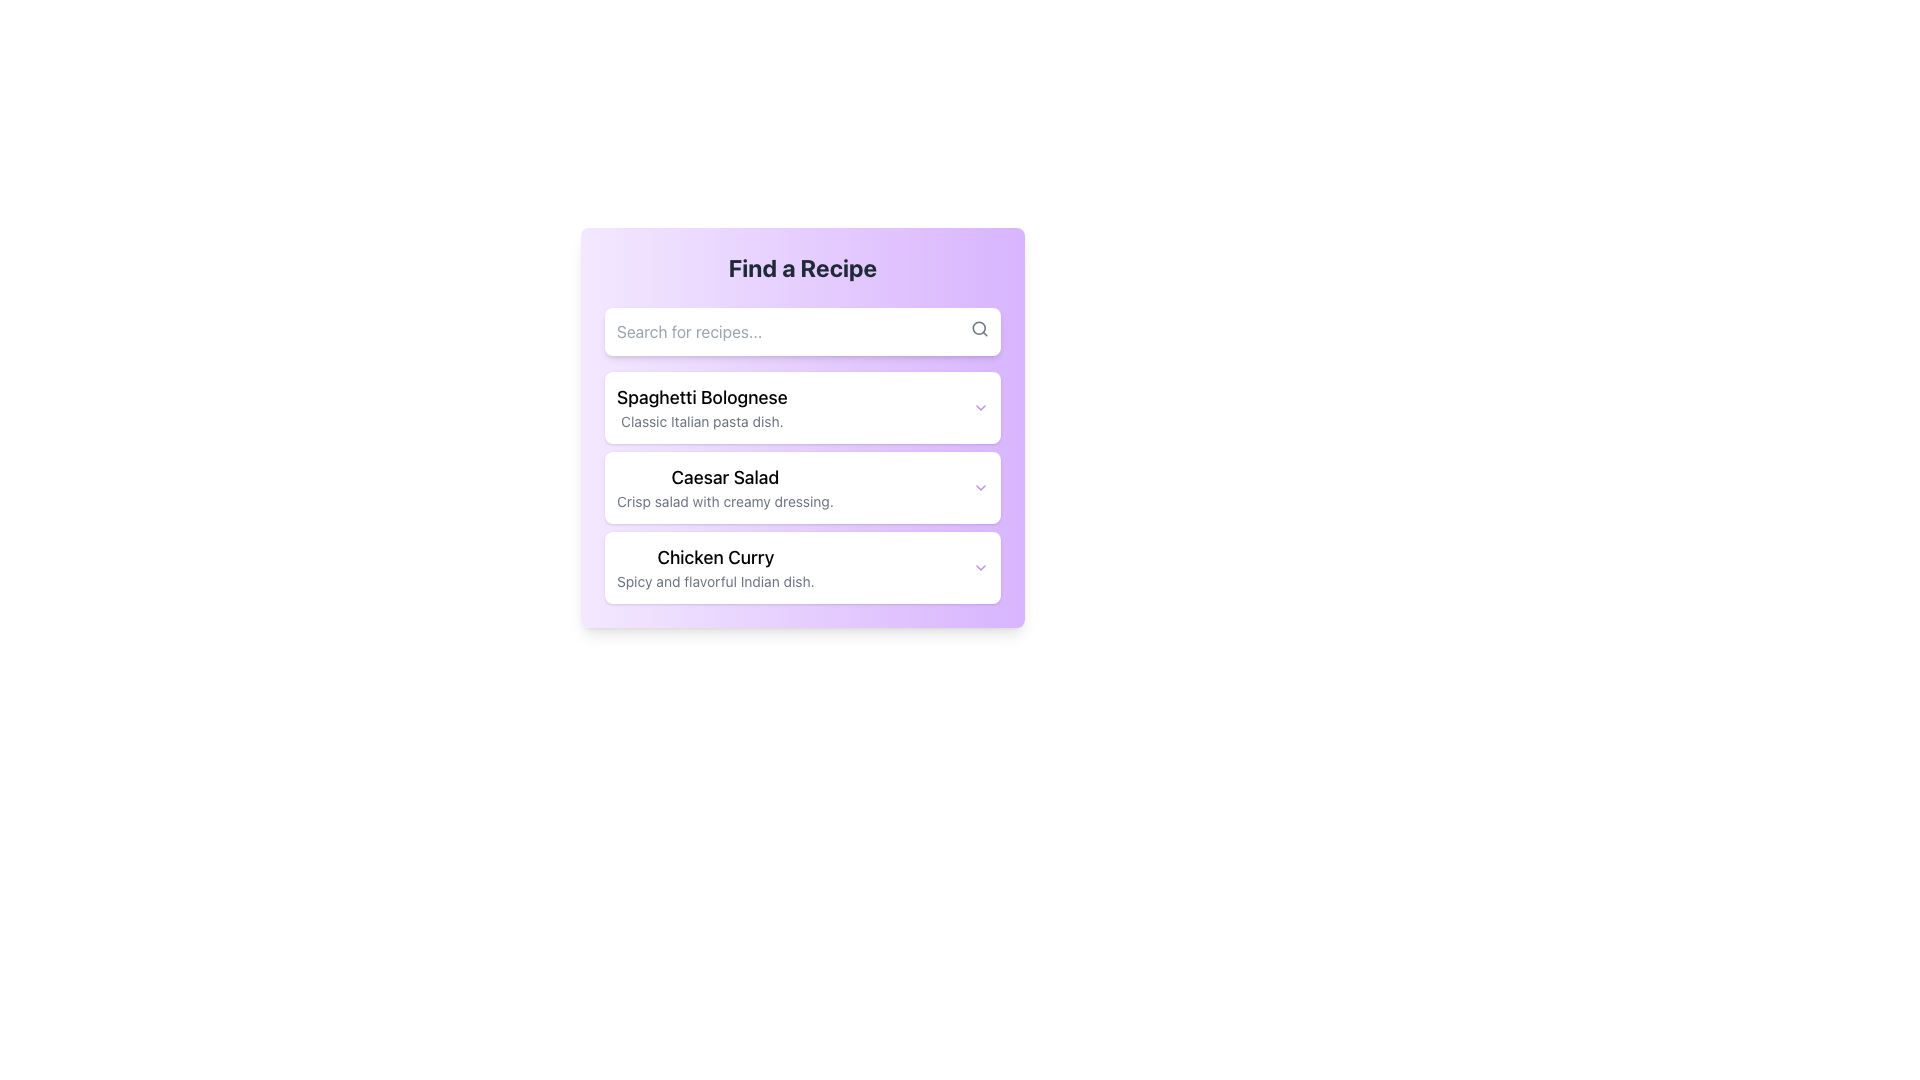  What do you see at coordinates (715, 567) in the screenshot?
I see `text displayed in the Text Label that shows the title 'Chicken Curry' and the description 'Spicy and flavorful Indian dish.' located in the third card of the recipe items list` at bounding box center [715, 567].